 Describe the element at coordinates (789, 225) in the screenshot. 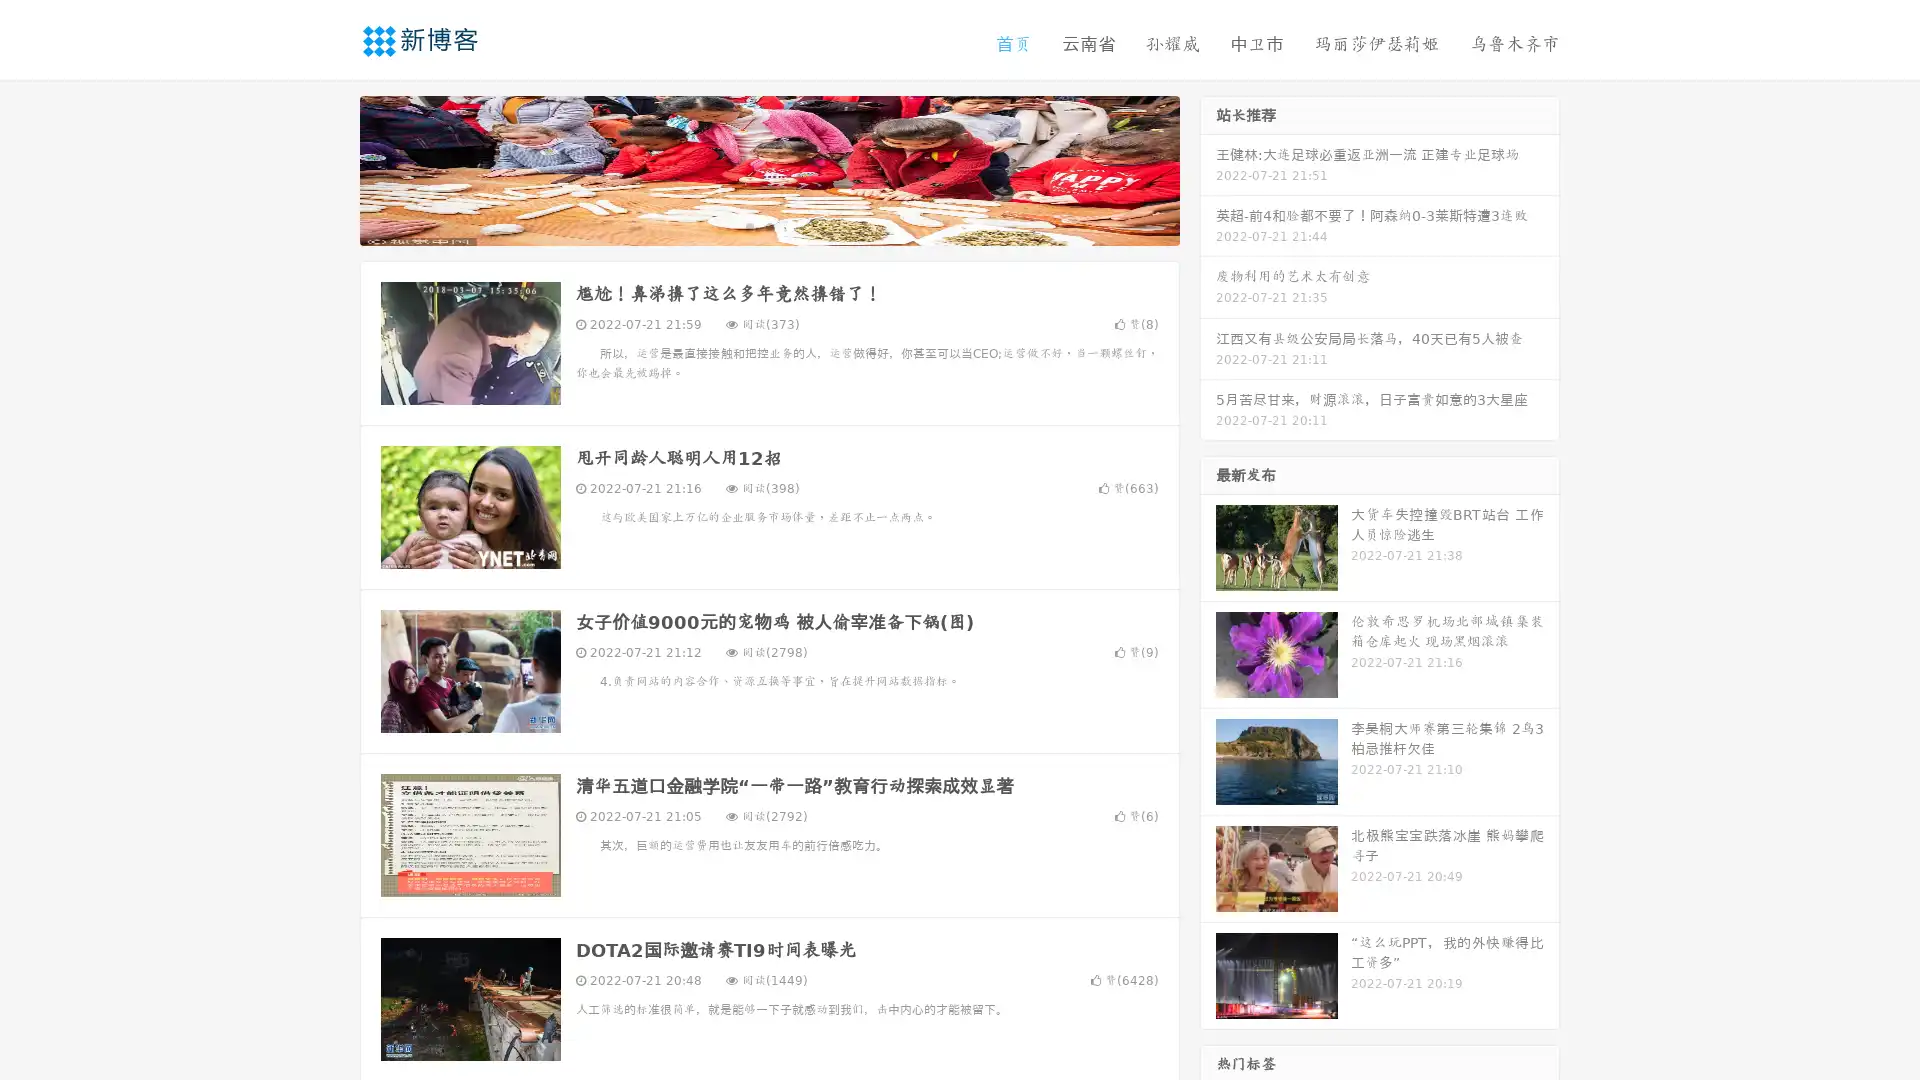

I see `Go to slide 3` at that location.